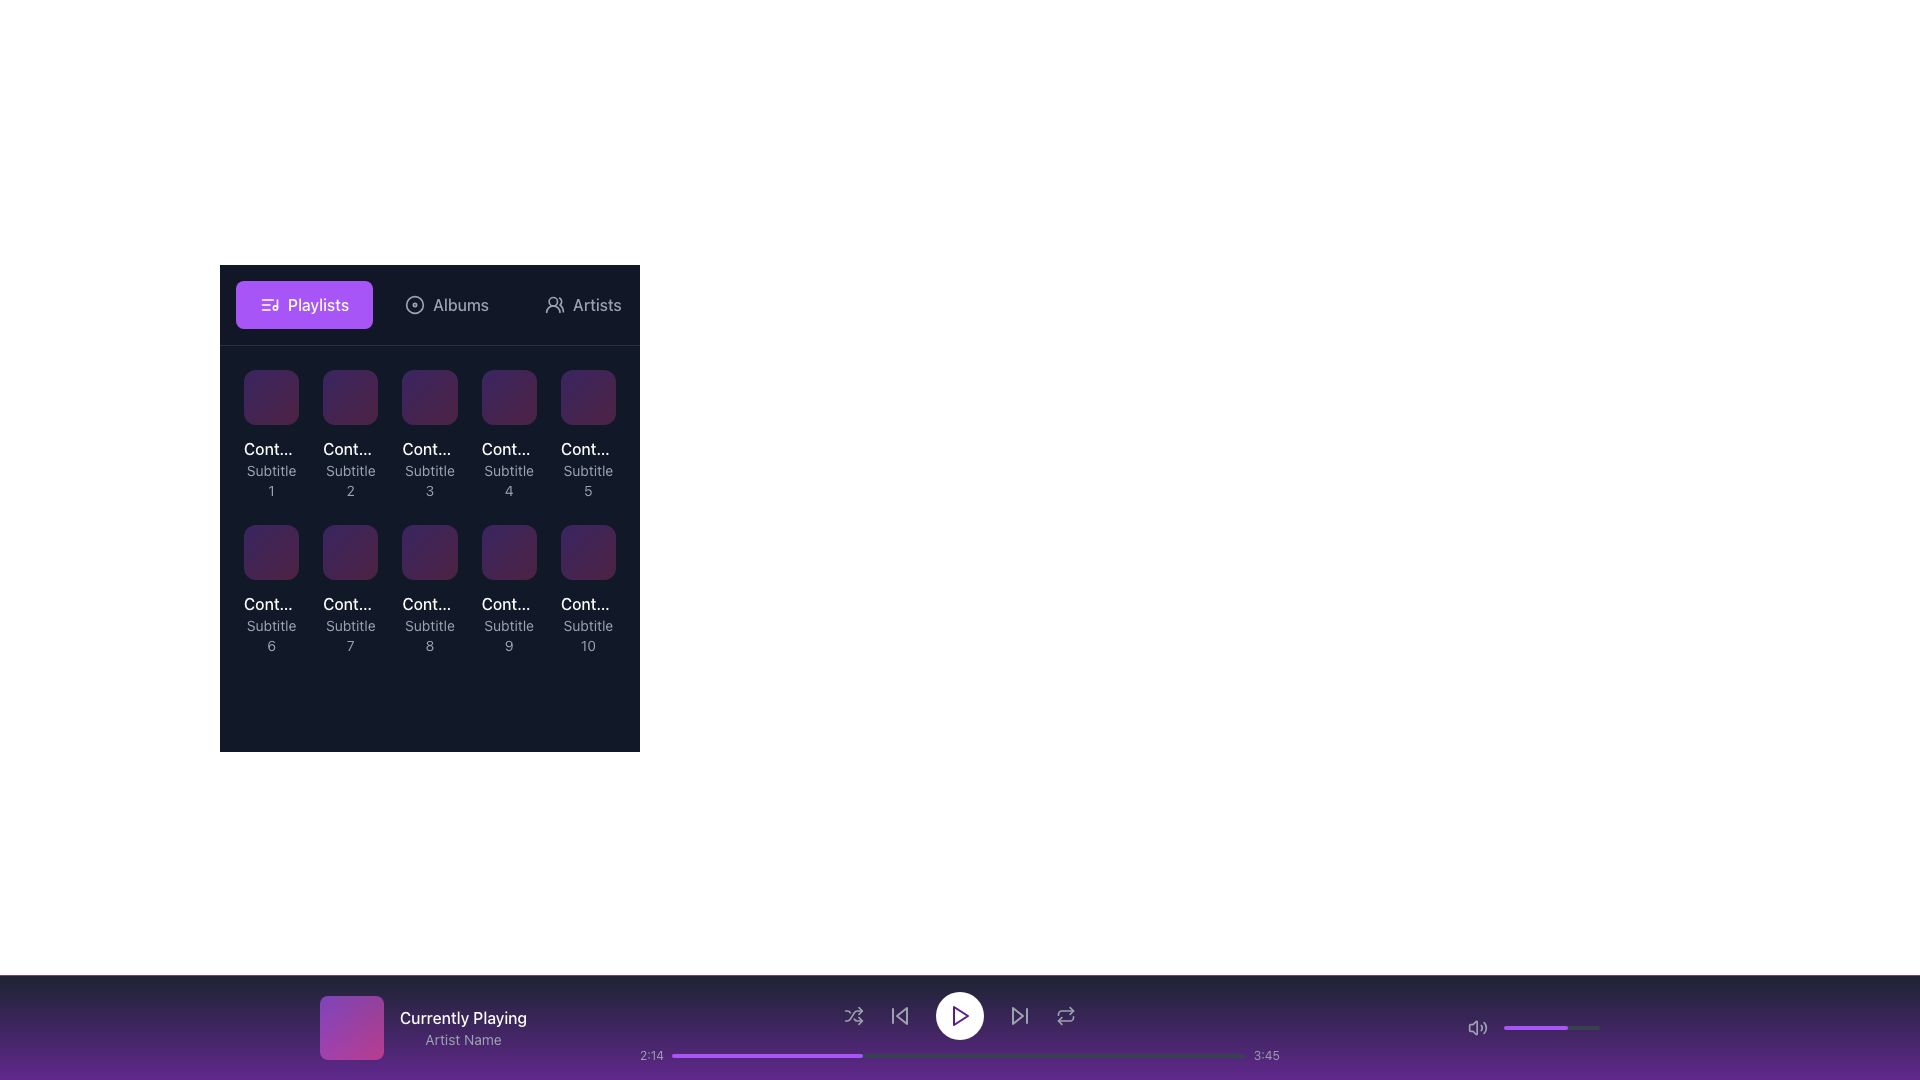  Describe the element at coordinates (960, 1015) in the screenshot. I see `the play icon button, which is a small triangle pointing to the right, located in the bottom control bar of the media player interface` at that location.